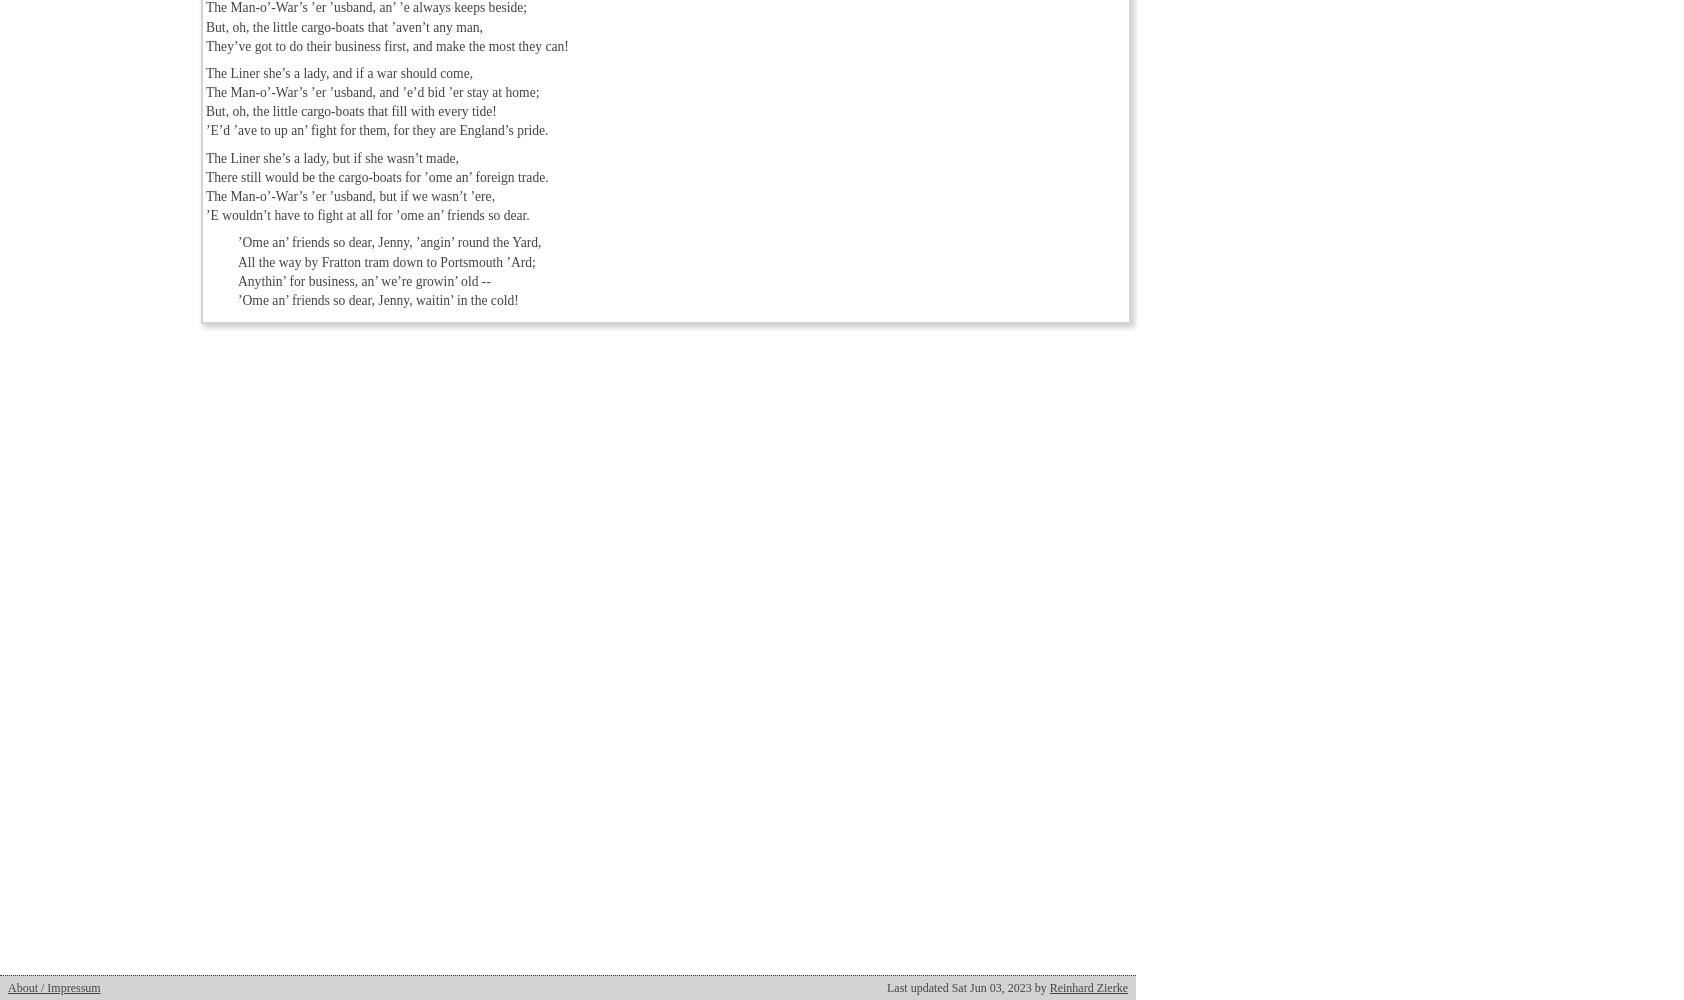  I want to click on 'There still would be the cargo-boats for ’ome an’ foreign trade.', so click(377, 176).